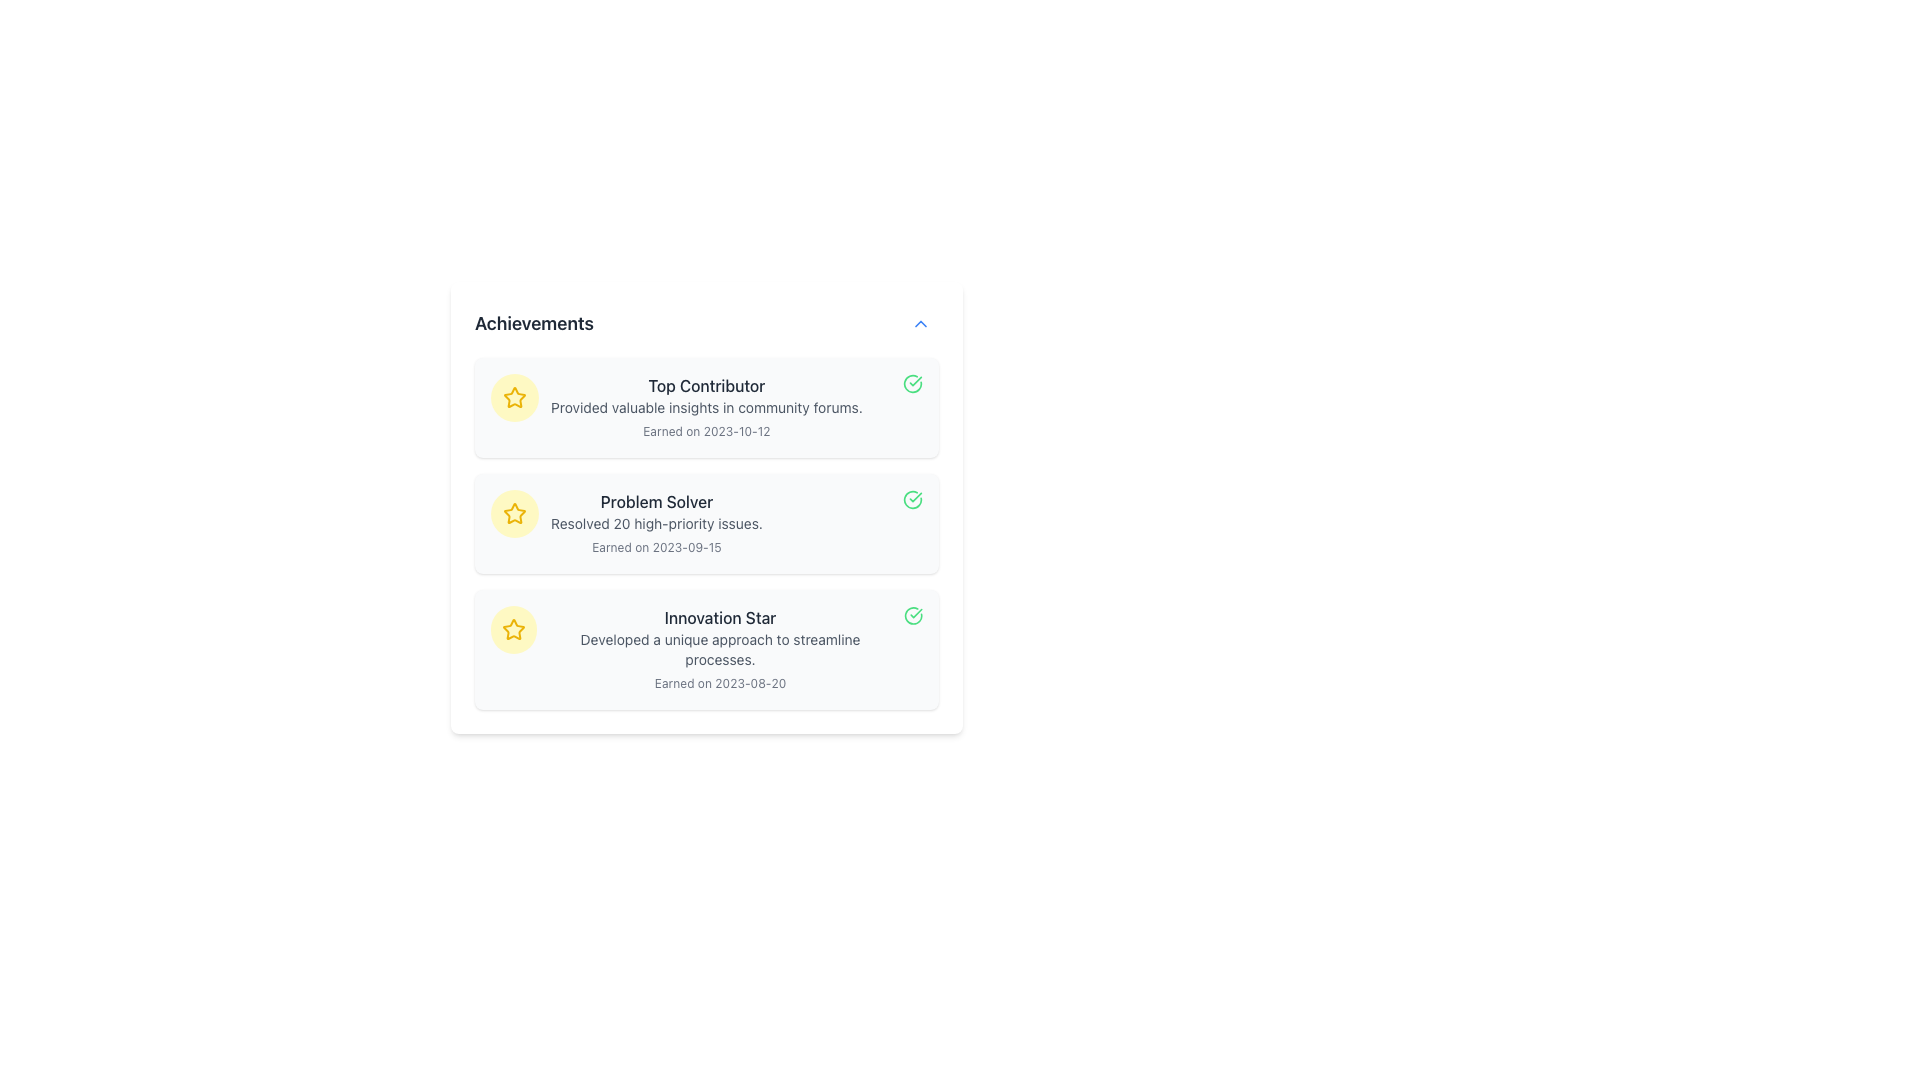 The image size is (1920, 1080). I want to click on green checkmark icon within the achievements section next to 'Top Contributor' for accessibility or styling purposes, so click(911, 497).